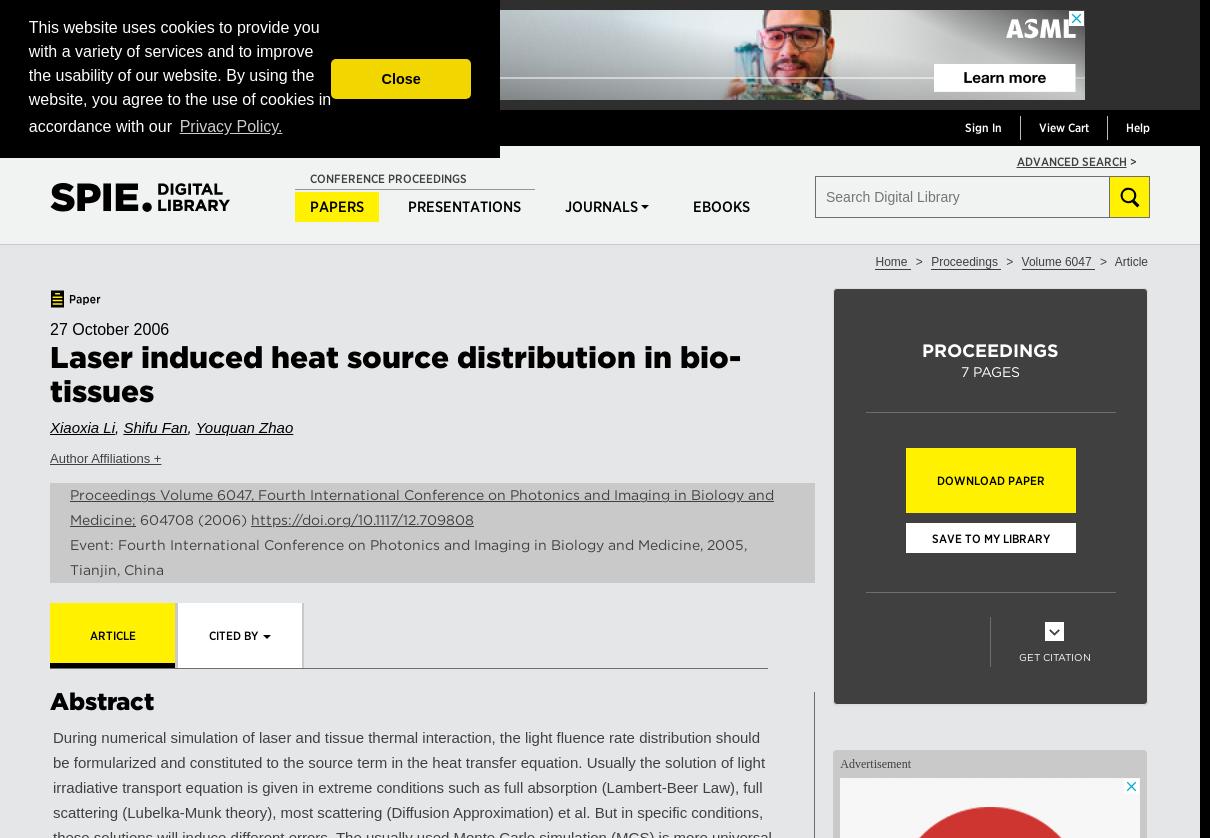 This screenshot has height=838, width=1210. I want to click on 'Proceedings Volume 6047, Fourth International Conference on Photonics and Imaging in Biology and Medicine;', so click(421, 507).